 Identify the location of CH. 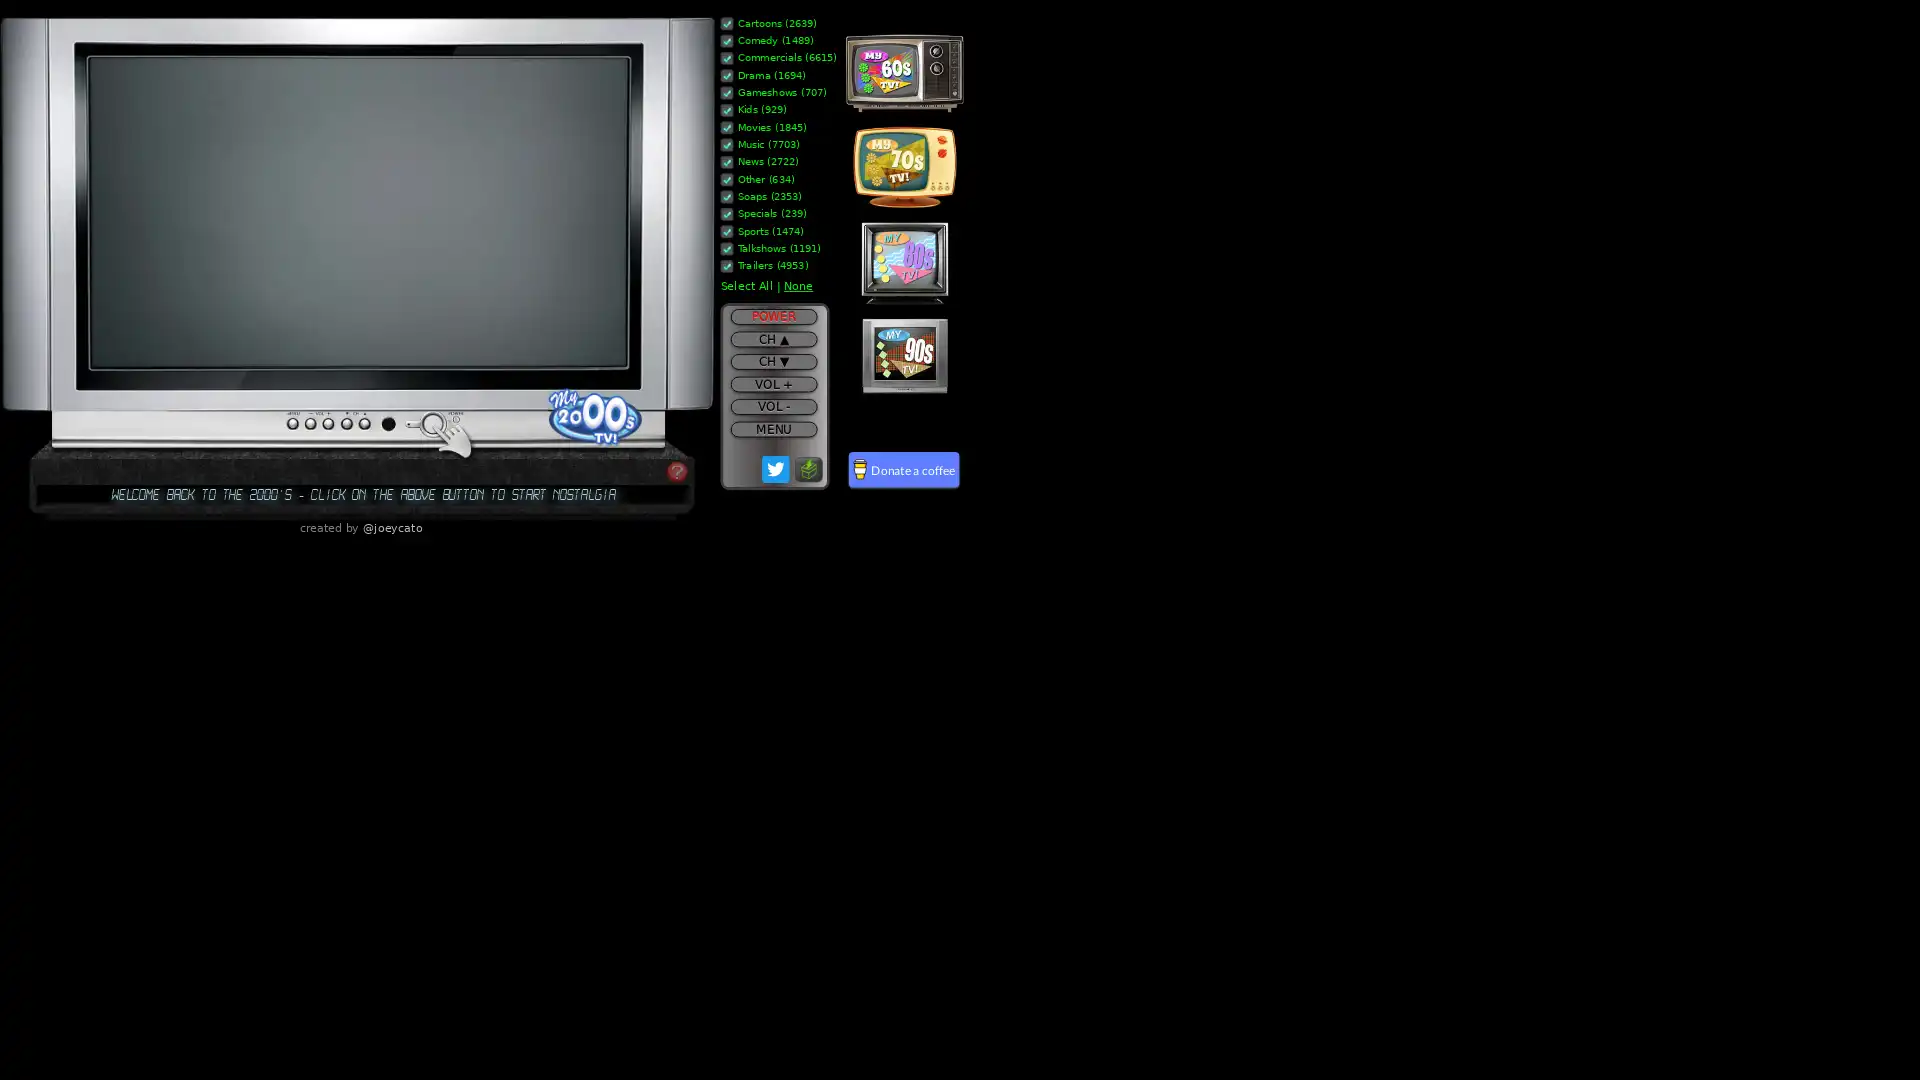
(772, 338).